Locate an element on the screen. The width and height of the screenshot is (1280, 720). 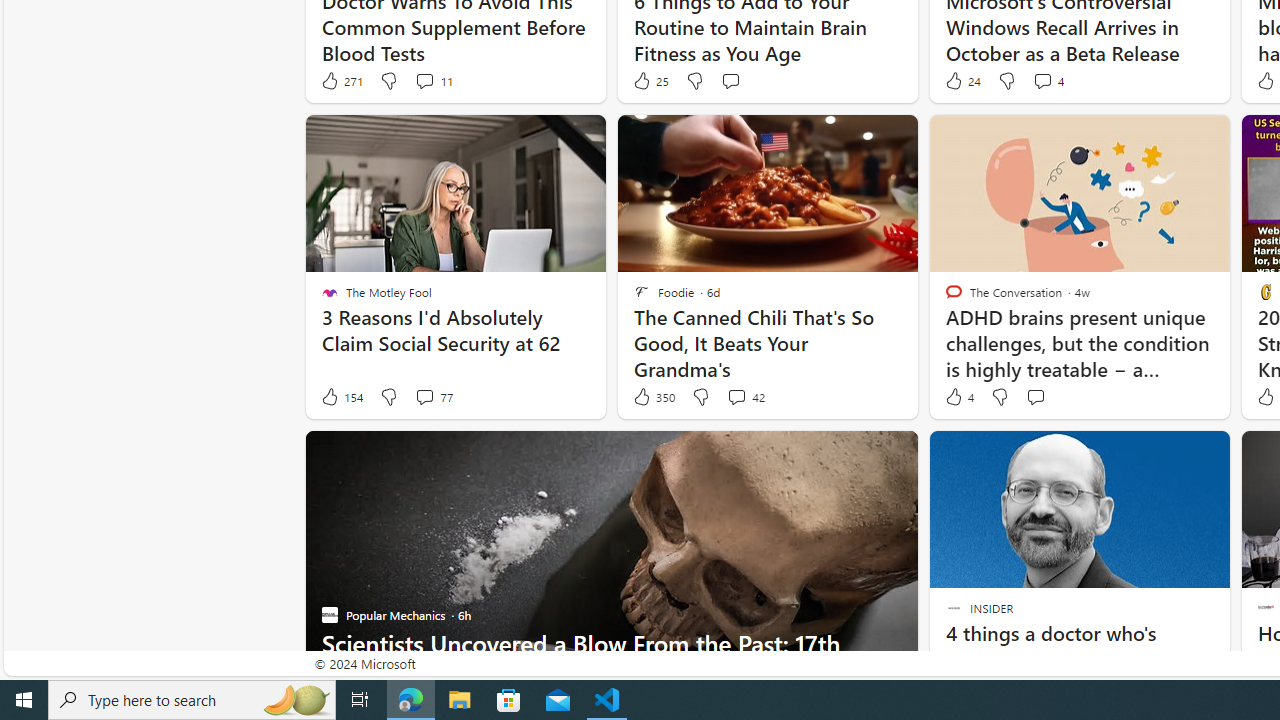
'25 Like' is located at coordinates (650, 80).